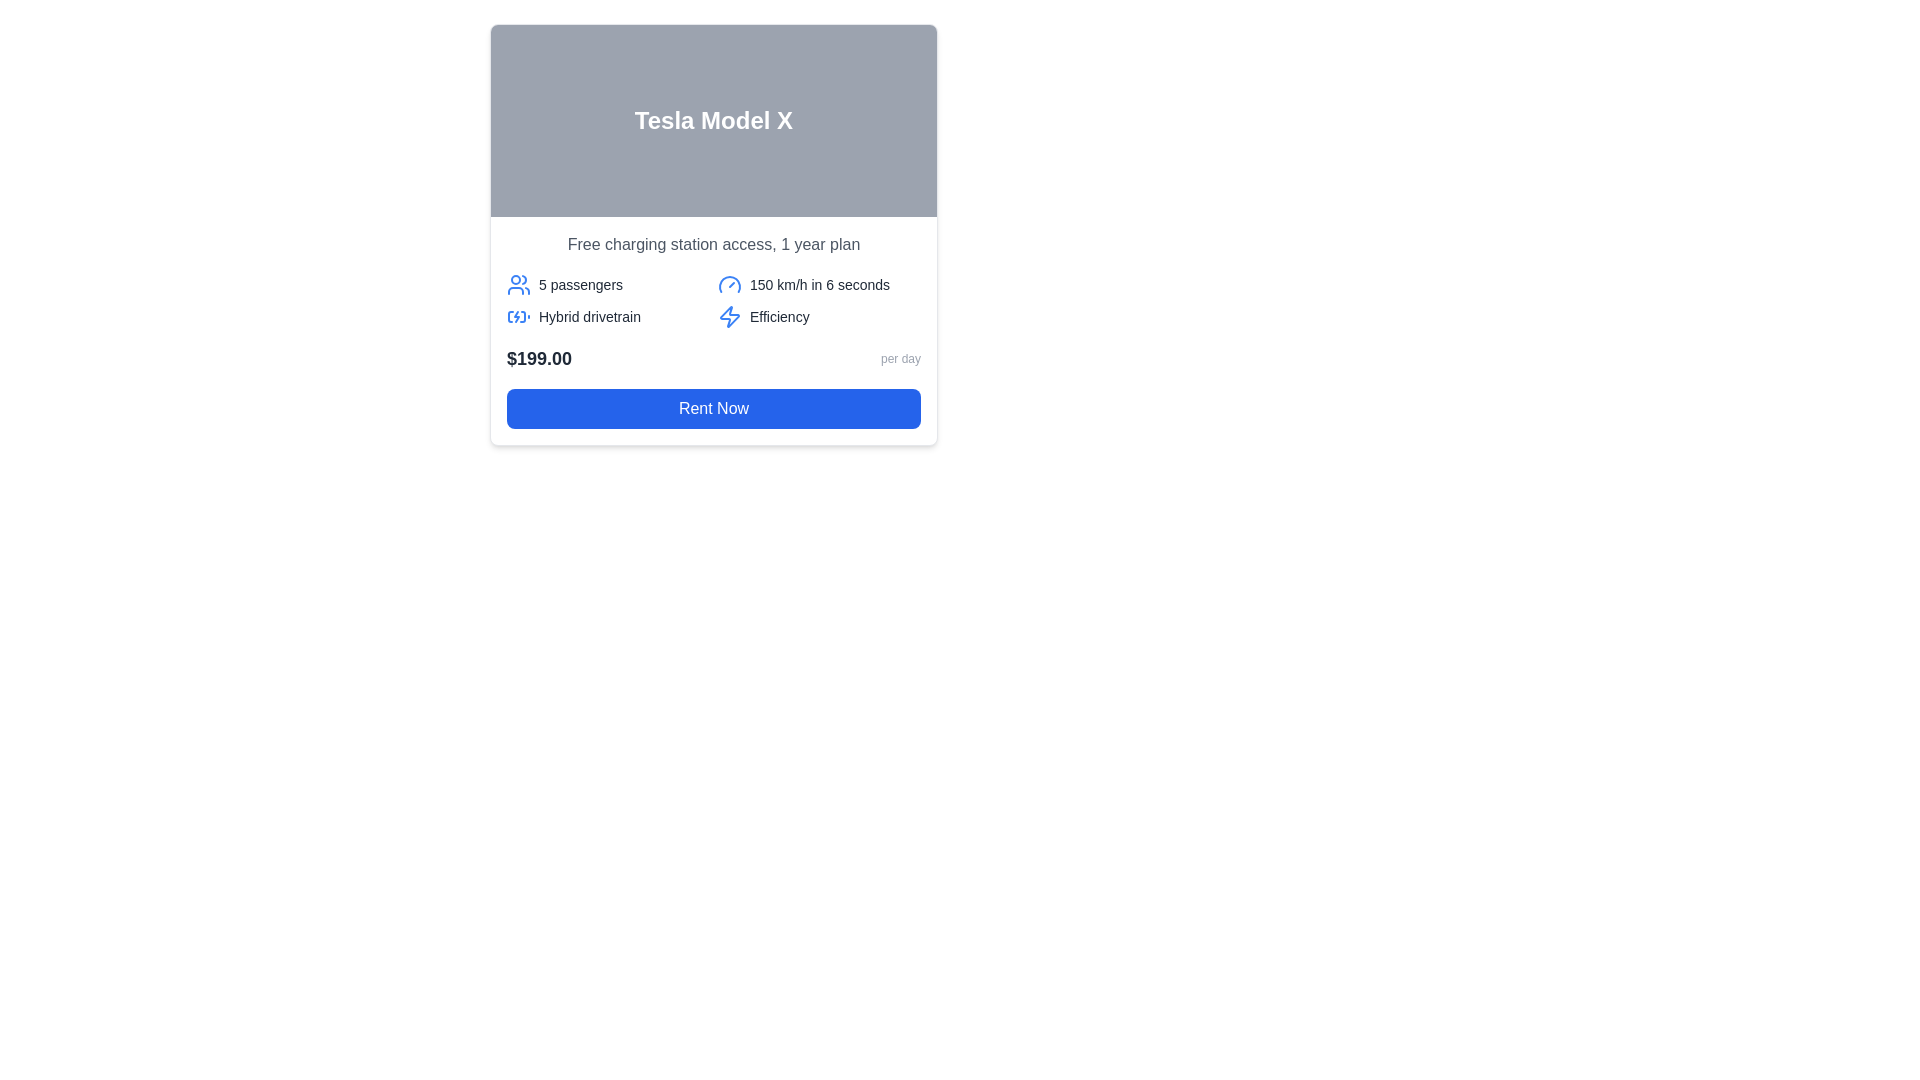 Image resolution: width=1920 pixels, height=1080 pixels. I want to click on information displayed in the Grid layout containing text and icons located in the middle section of the vehicle detail card, positioned below the description 'Free charging station access, 1 year plan' and above the price section of '$199.00 per day', so click(714, 300).